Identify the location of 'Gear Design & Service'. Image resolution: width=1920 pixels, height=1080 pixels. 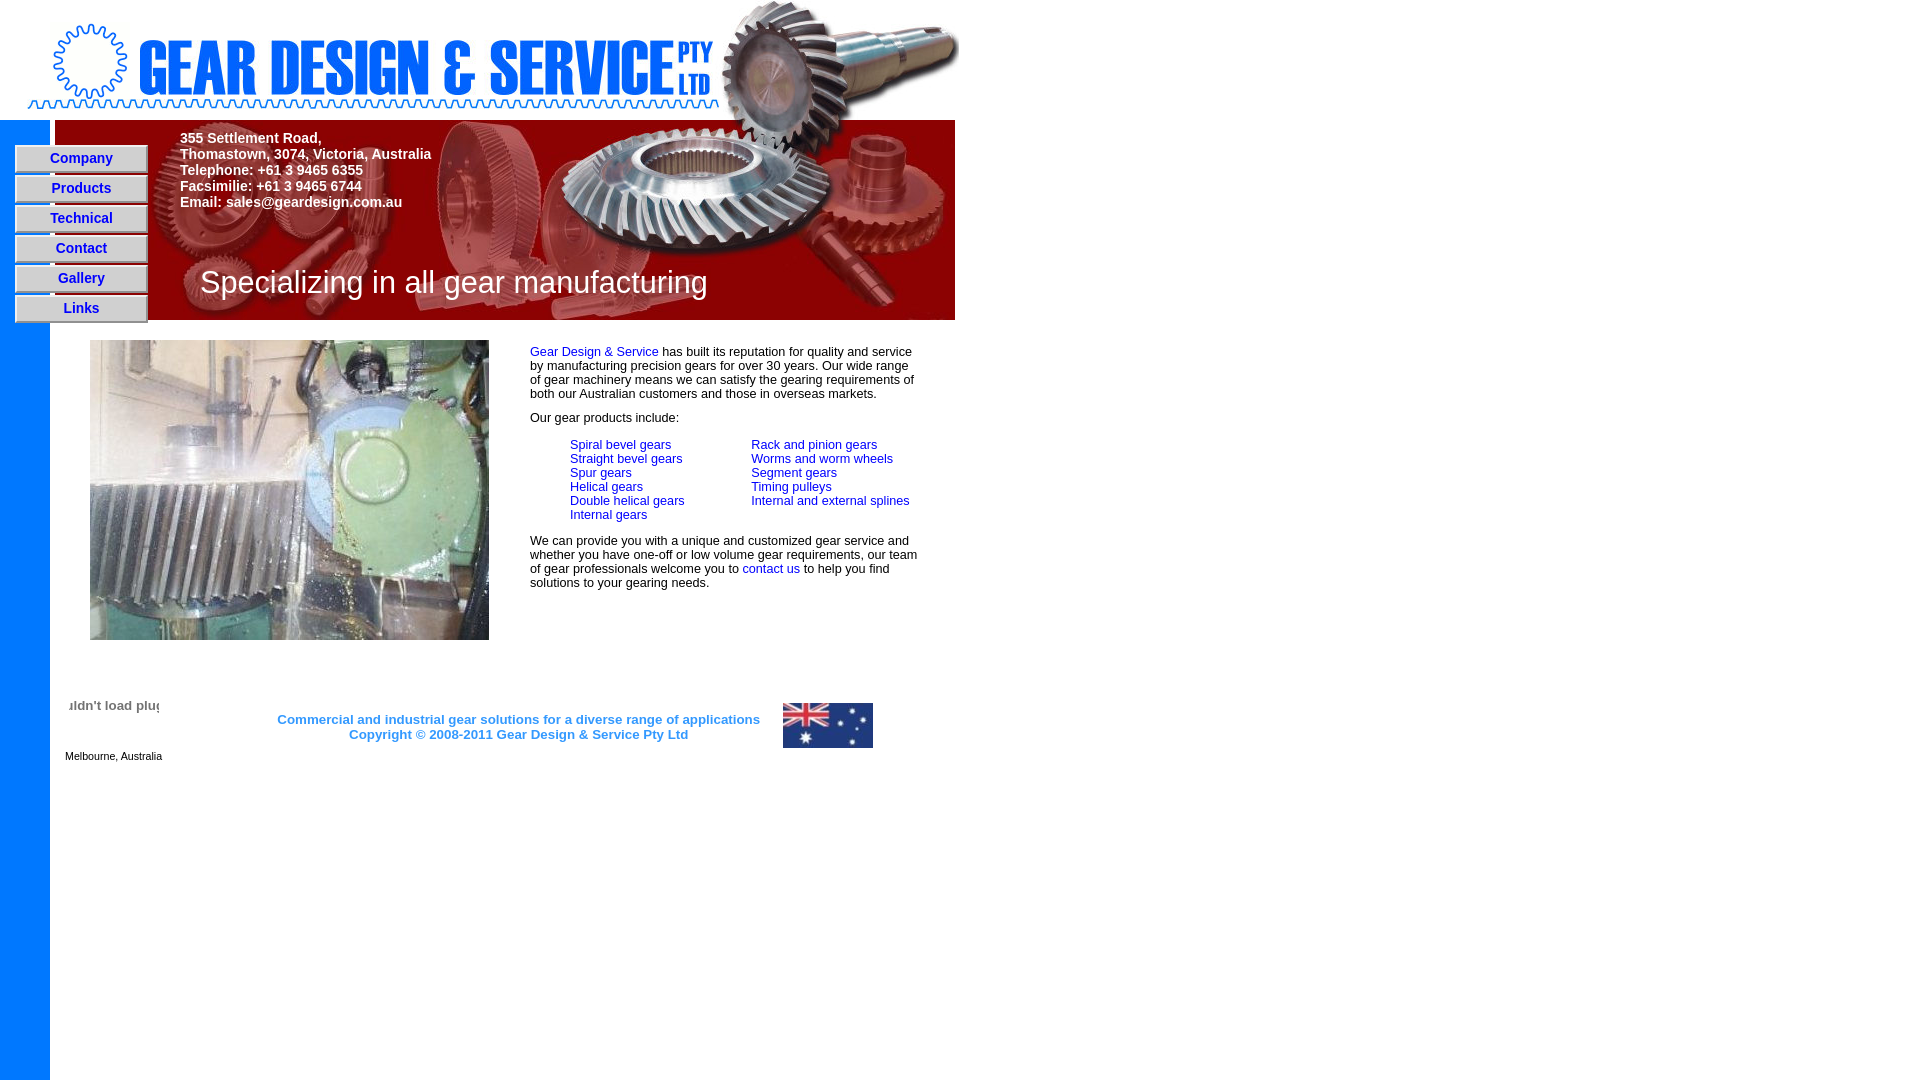
(593, 350).